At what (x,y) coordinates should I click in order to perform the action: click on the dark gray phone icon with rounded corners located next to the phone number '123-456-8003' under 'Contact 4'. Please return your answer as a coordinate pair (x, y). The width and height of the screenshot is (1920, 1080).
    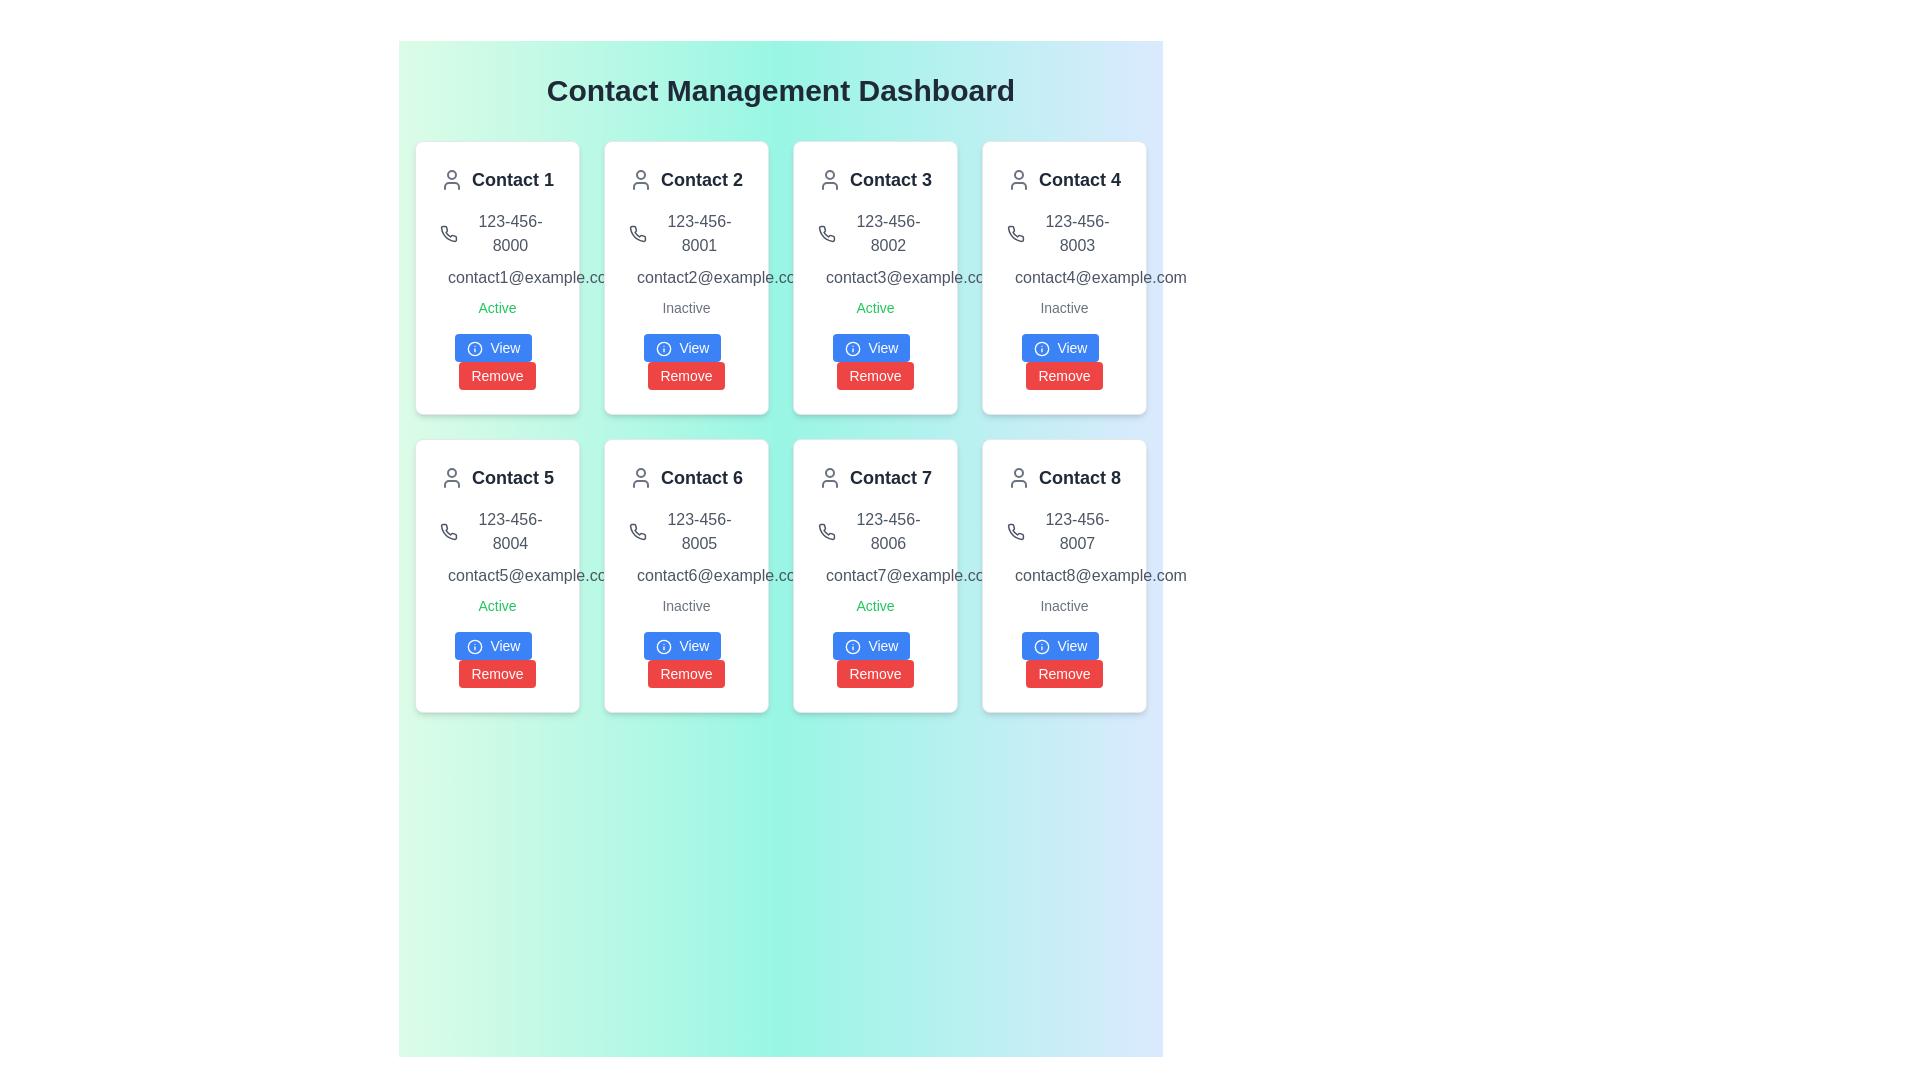
    Looking at the image, I should click on (1015, 233).